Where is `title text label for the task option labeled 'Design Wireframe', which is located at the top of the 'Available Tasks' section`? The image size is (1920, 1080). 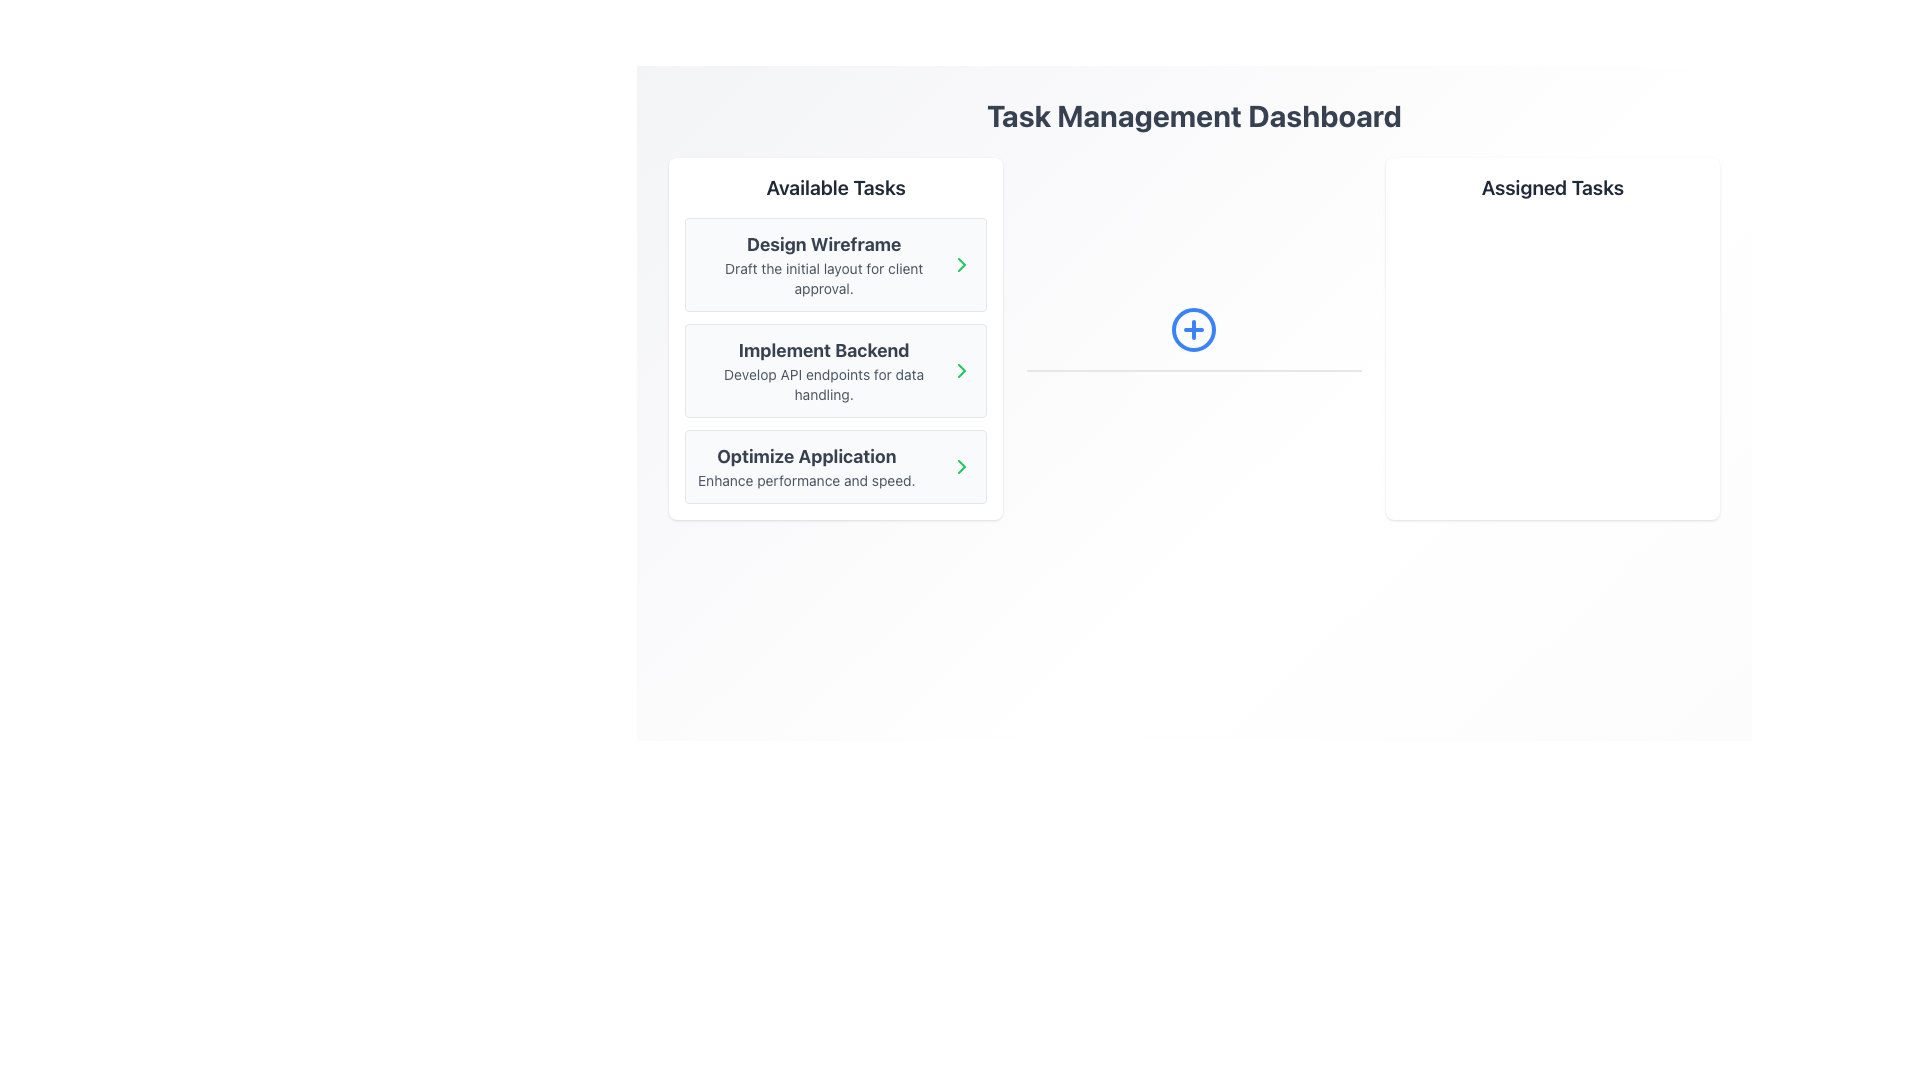 title text label for the task option labeled 'Design Wireframe', which is located at the top of the 'Available Tasks' section is located at coordinates (824, 244).